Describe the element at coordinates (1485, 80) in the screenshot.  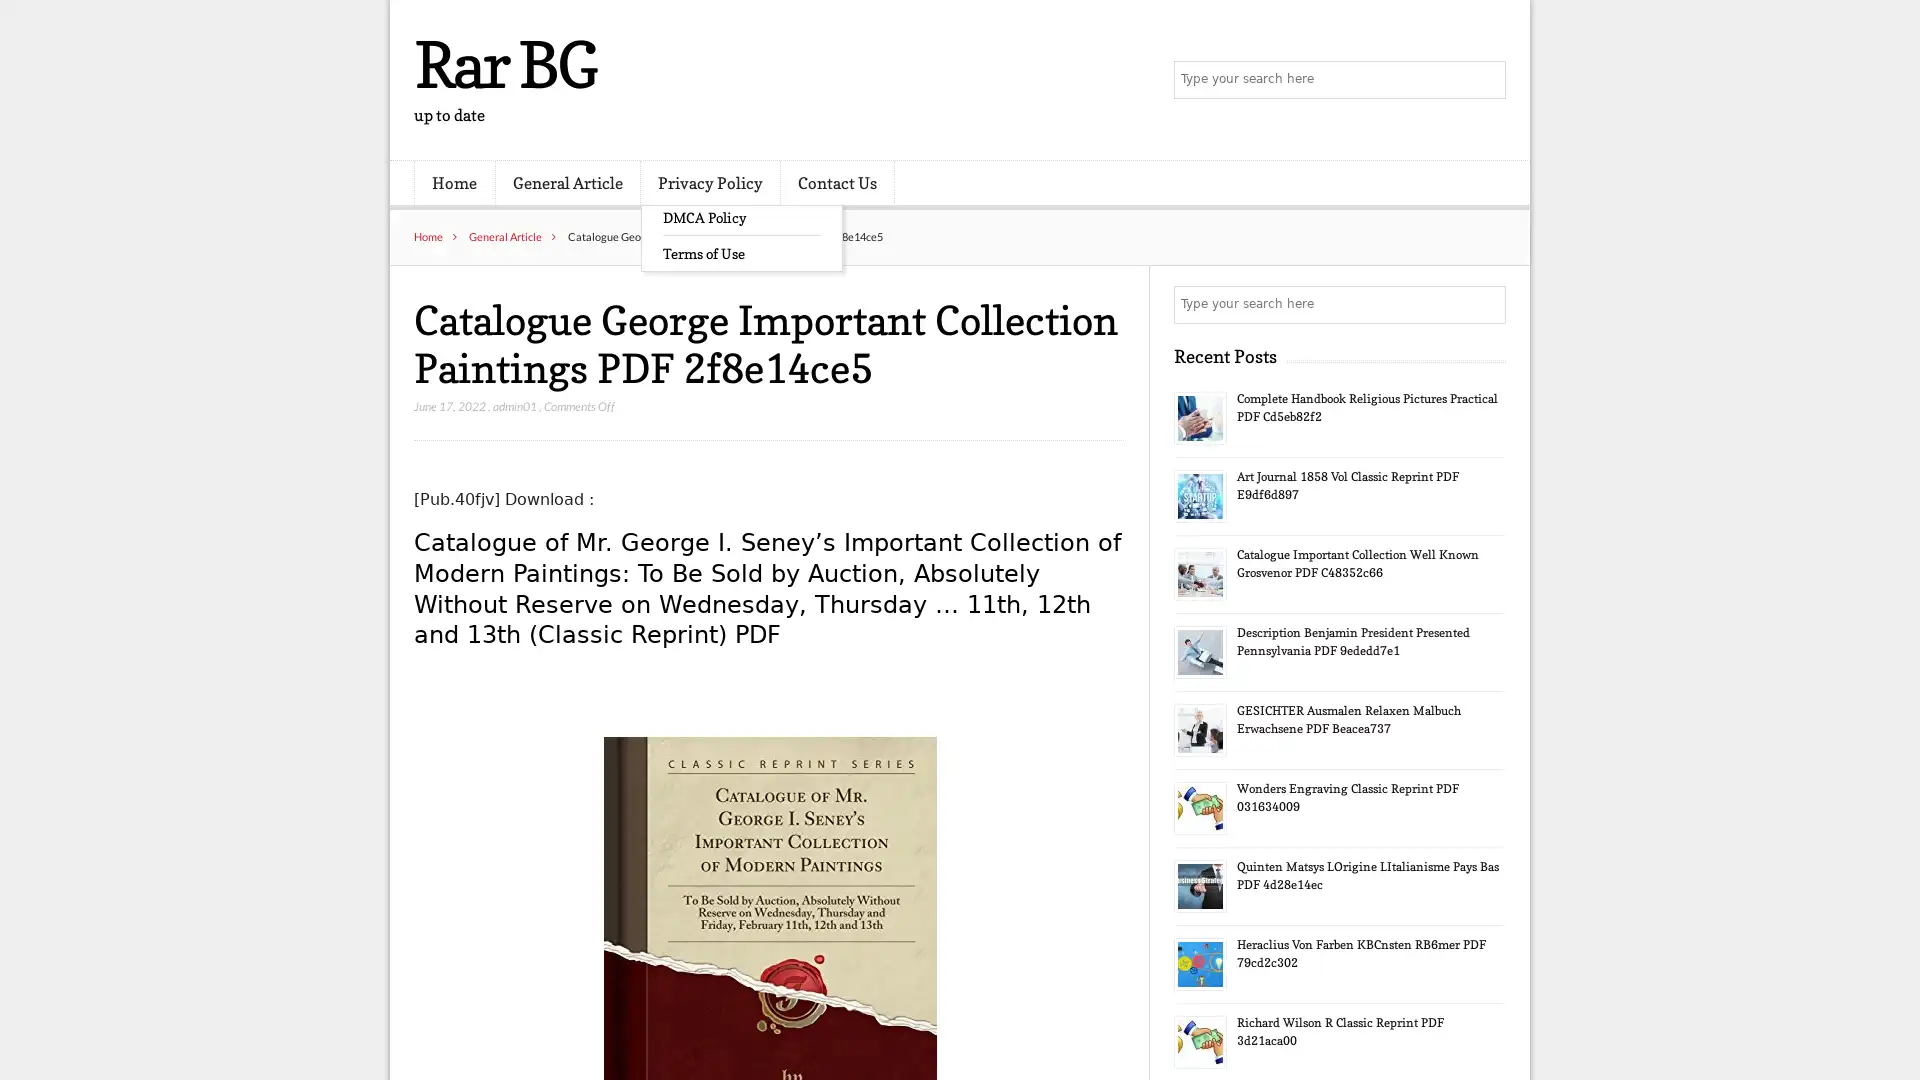
I see `Search` at that location.